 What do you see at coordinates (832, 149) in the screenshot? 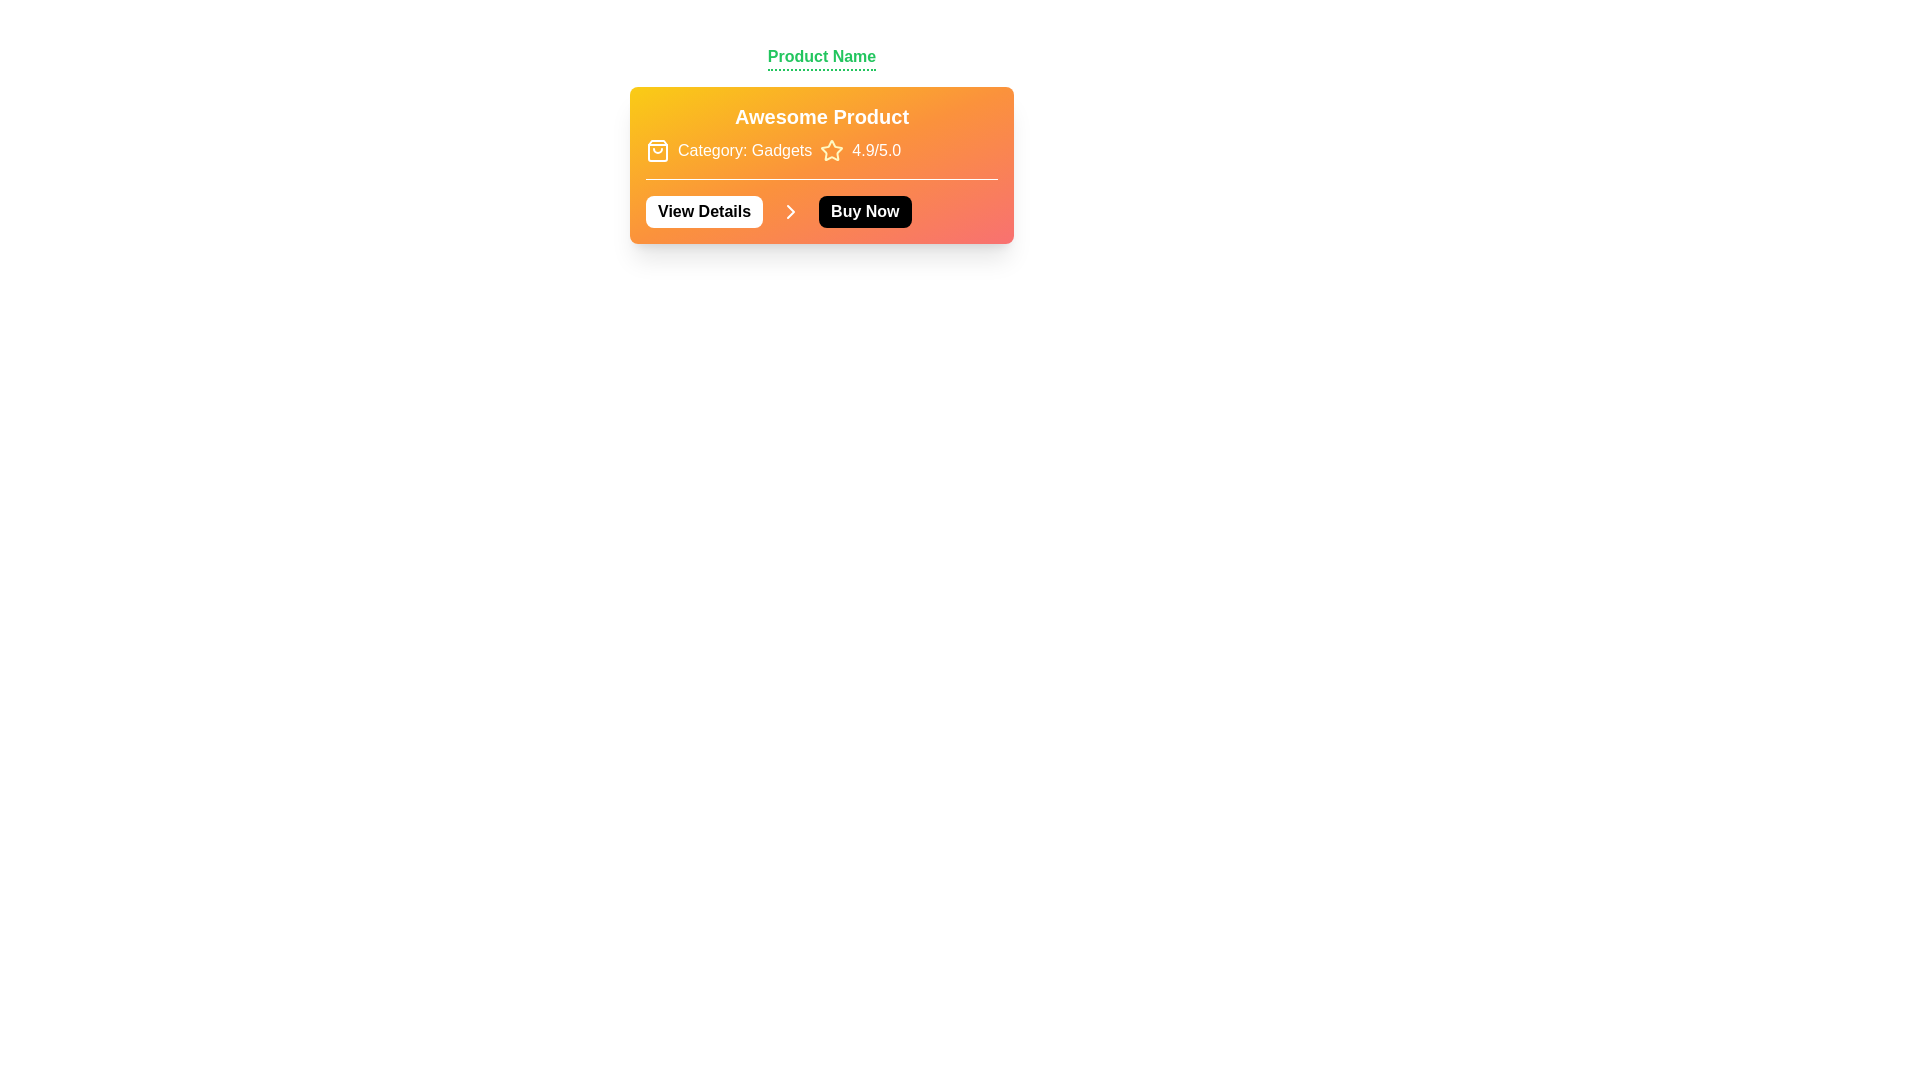
I see `the star shape icon that indicates a rating score of '4.9/5.0', located in the top-right of the product details card` at bounding box center [832, 149].